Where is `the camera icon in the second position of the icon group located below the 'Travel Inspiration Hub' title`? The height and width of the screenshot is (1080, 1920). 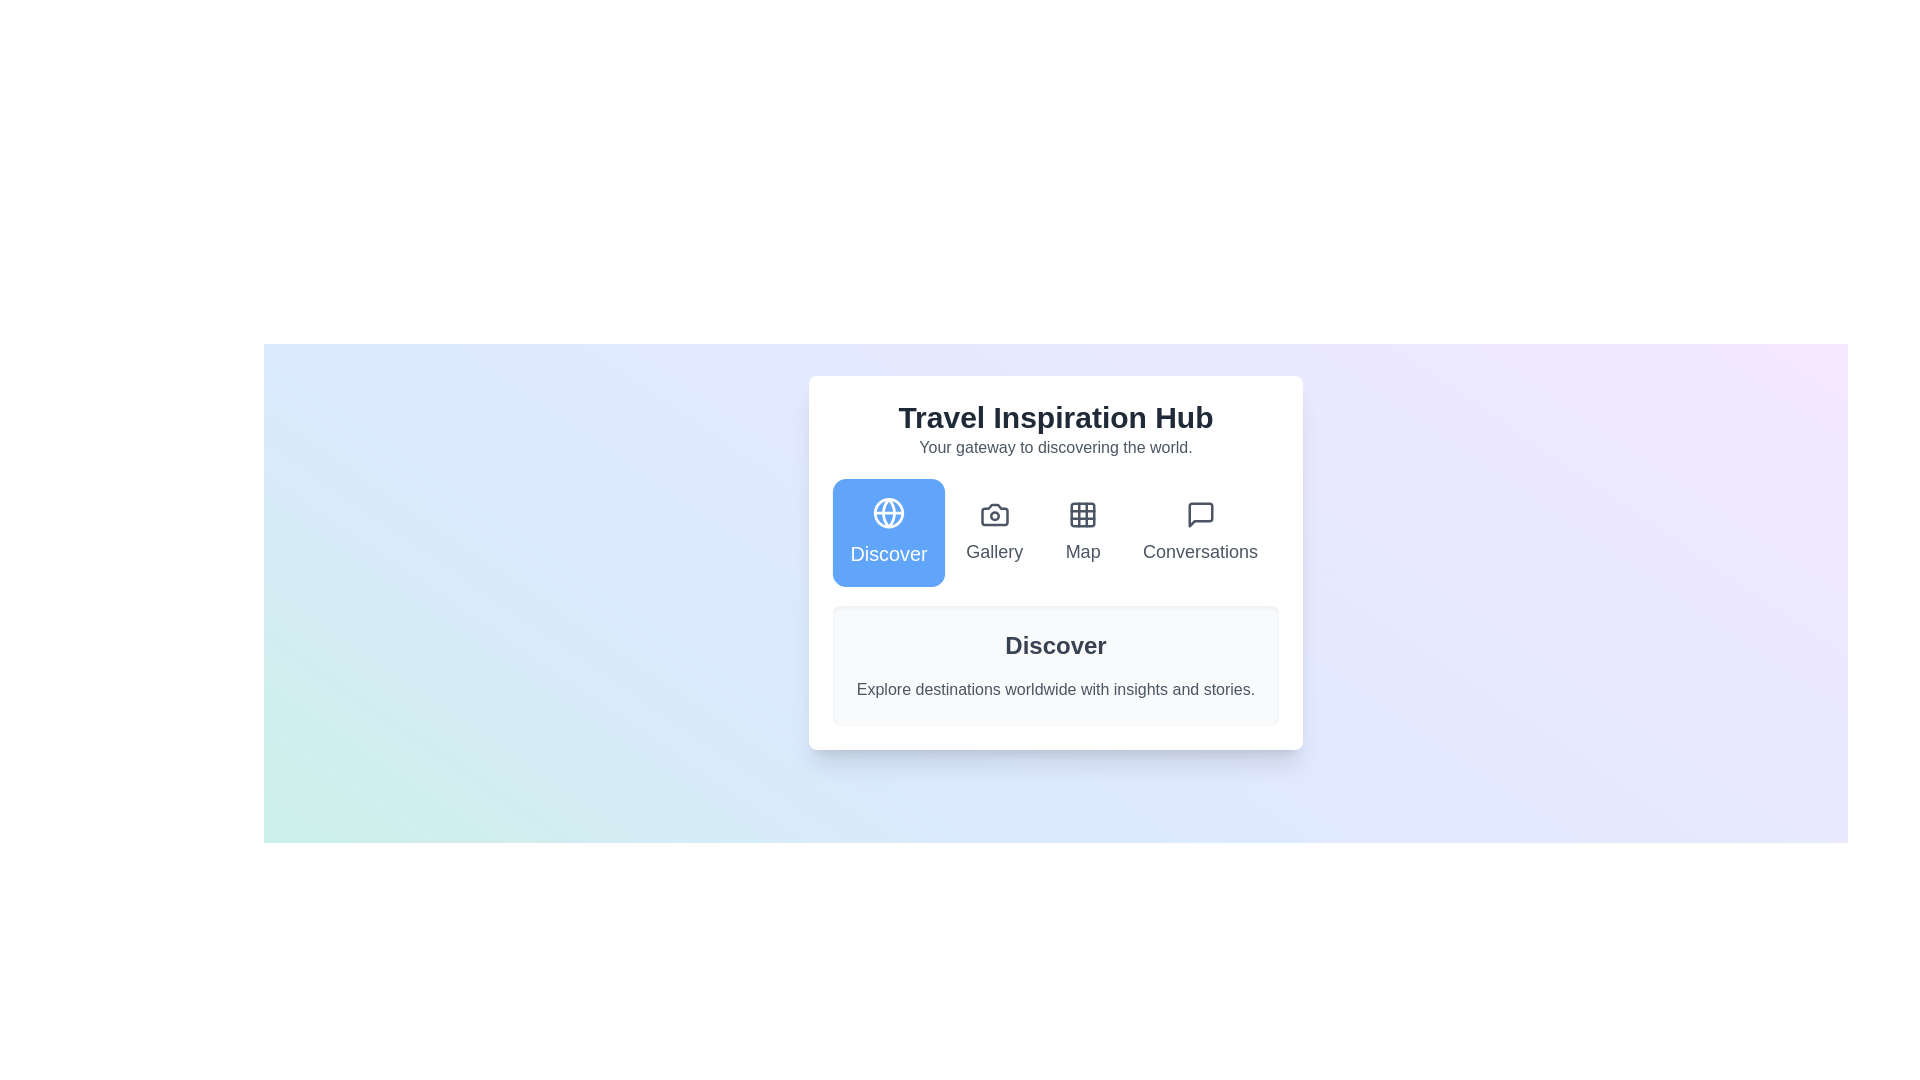 the camera icon in the second position of the icon group located below the 'Travel Inspiration Hub' title is located at coordinates (994, 514).